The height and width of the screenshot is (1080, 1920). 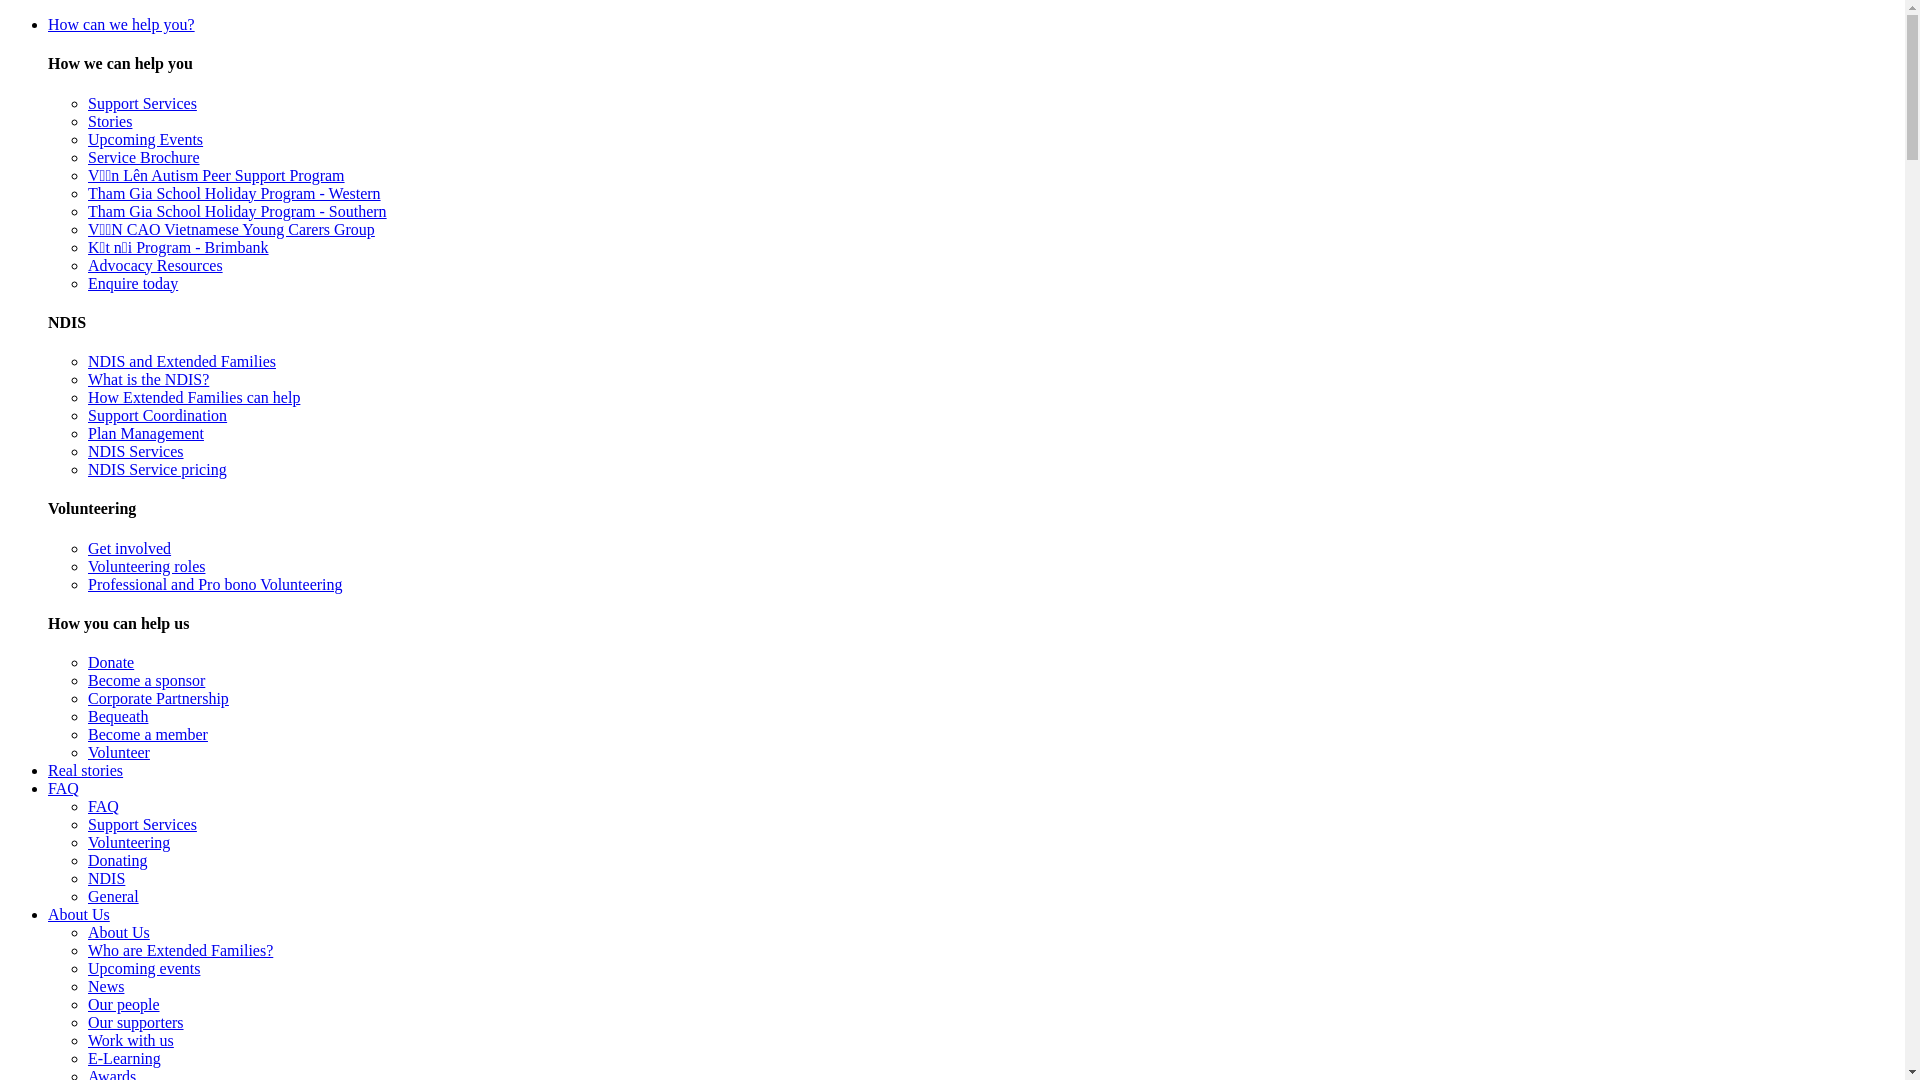 What do you see at coordinates (112, 895) in the screenshot?
I see `'General'` at bounding box center [112, 895].